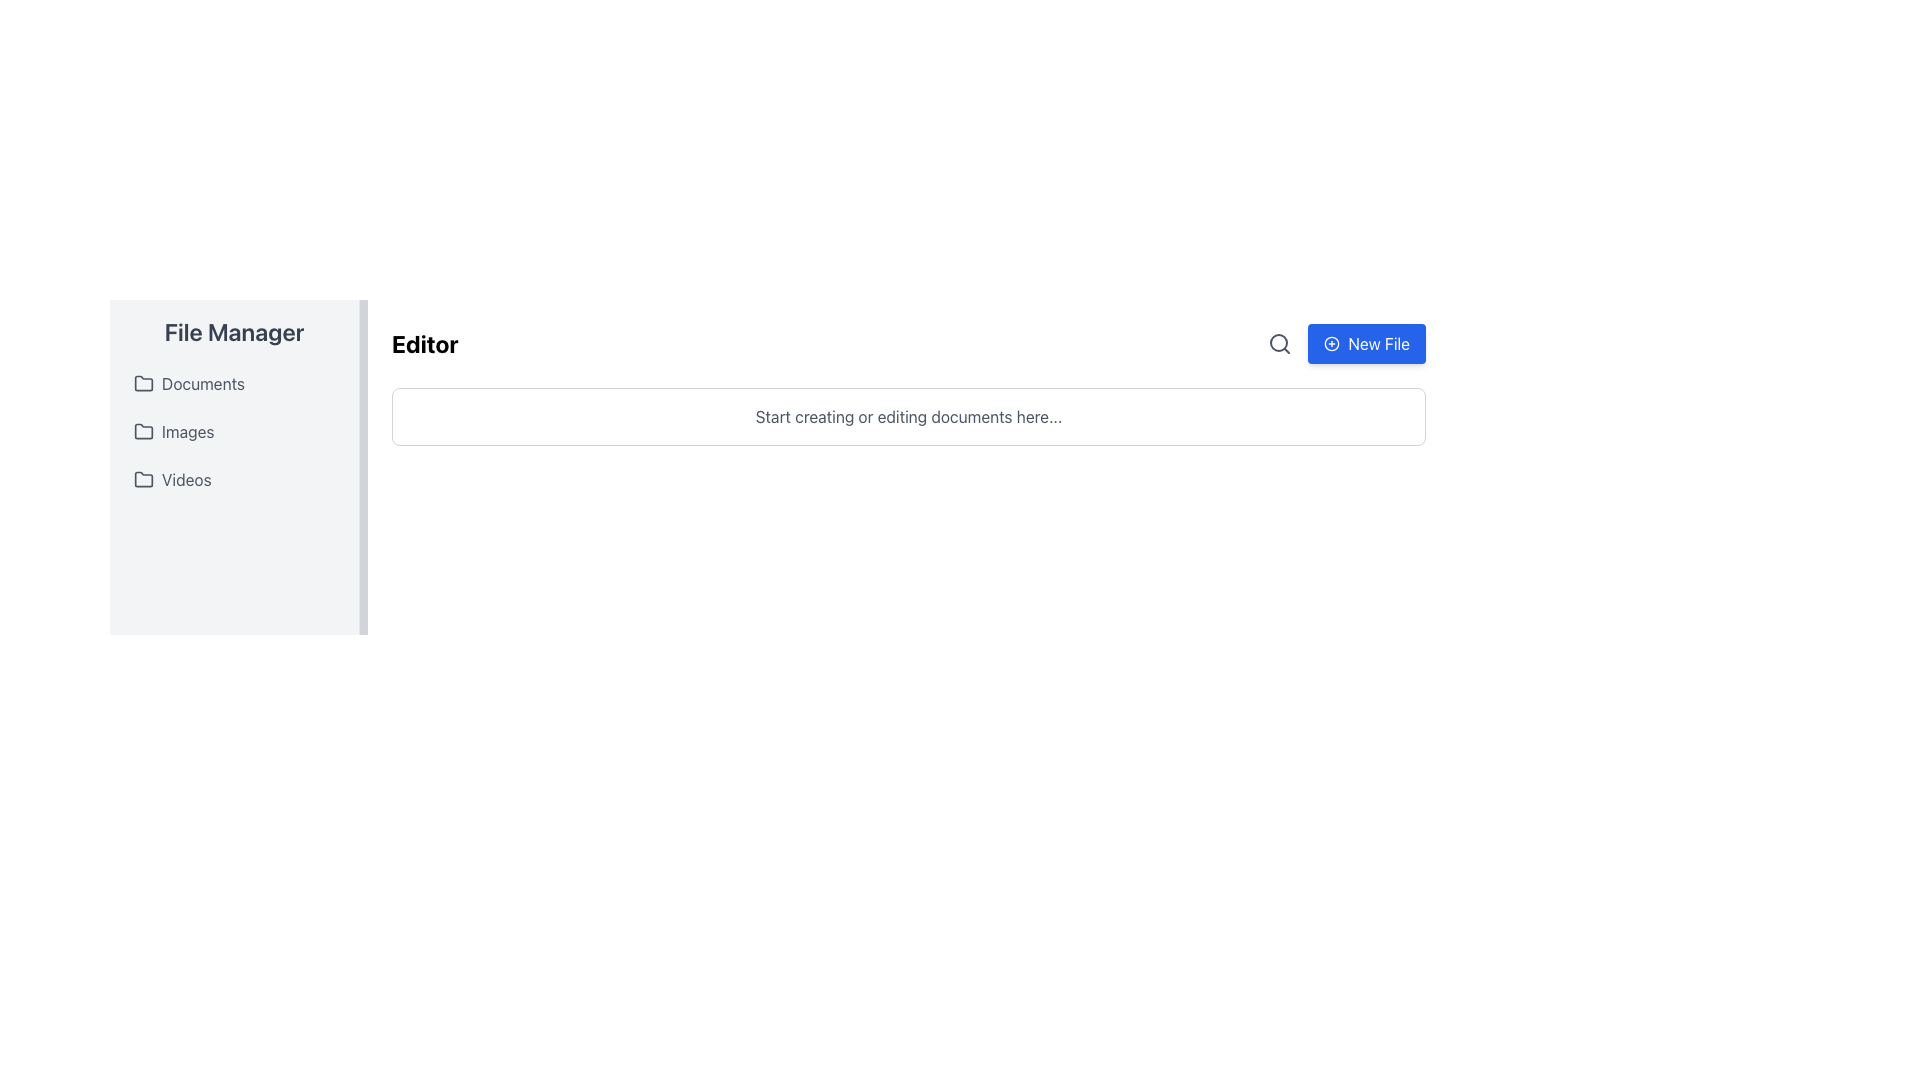  What do you see at coordinates (143, 430) in the screenshot?
I see `the folder icon in the vertical navigation menu under 'File Manager'` at bounding box center [143, 430].